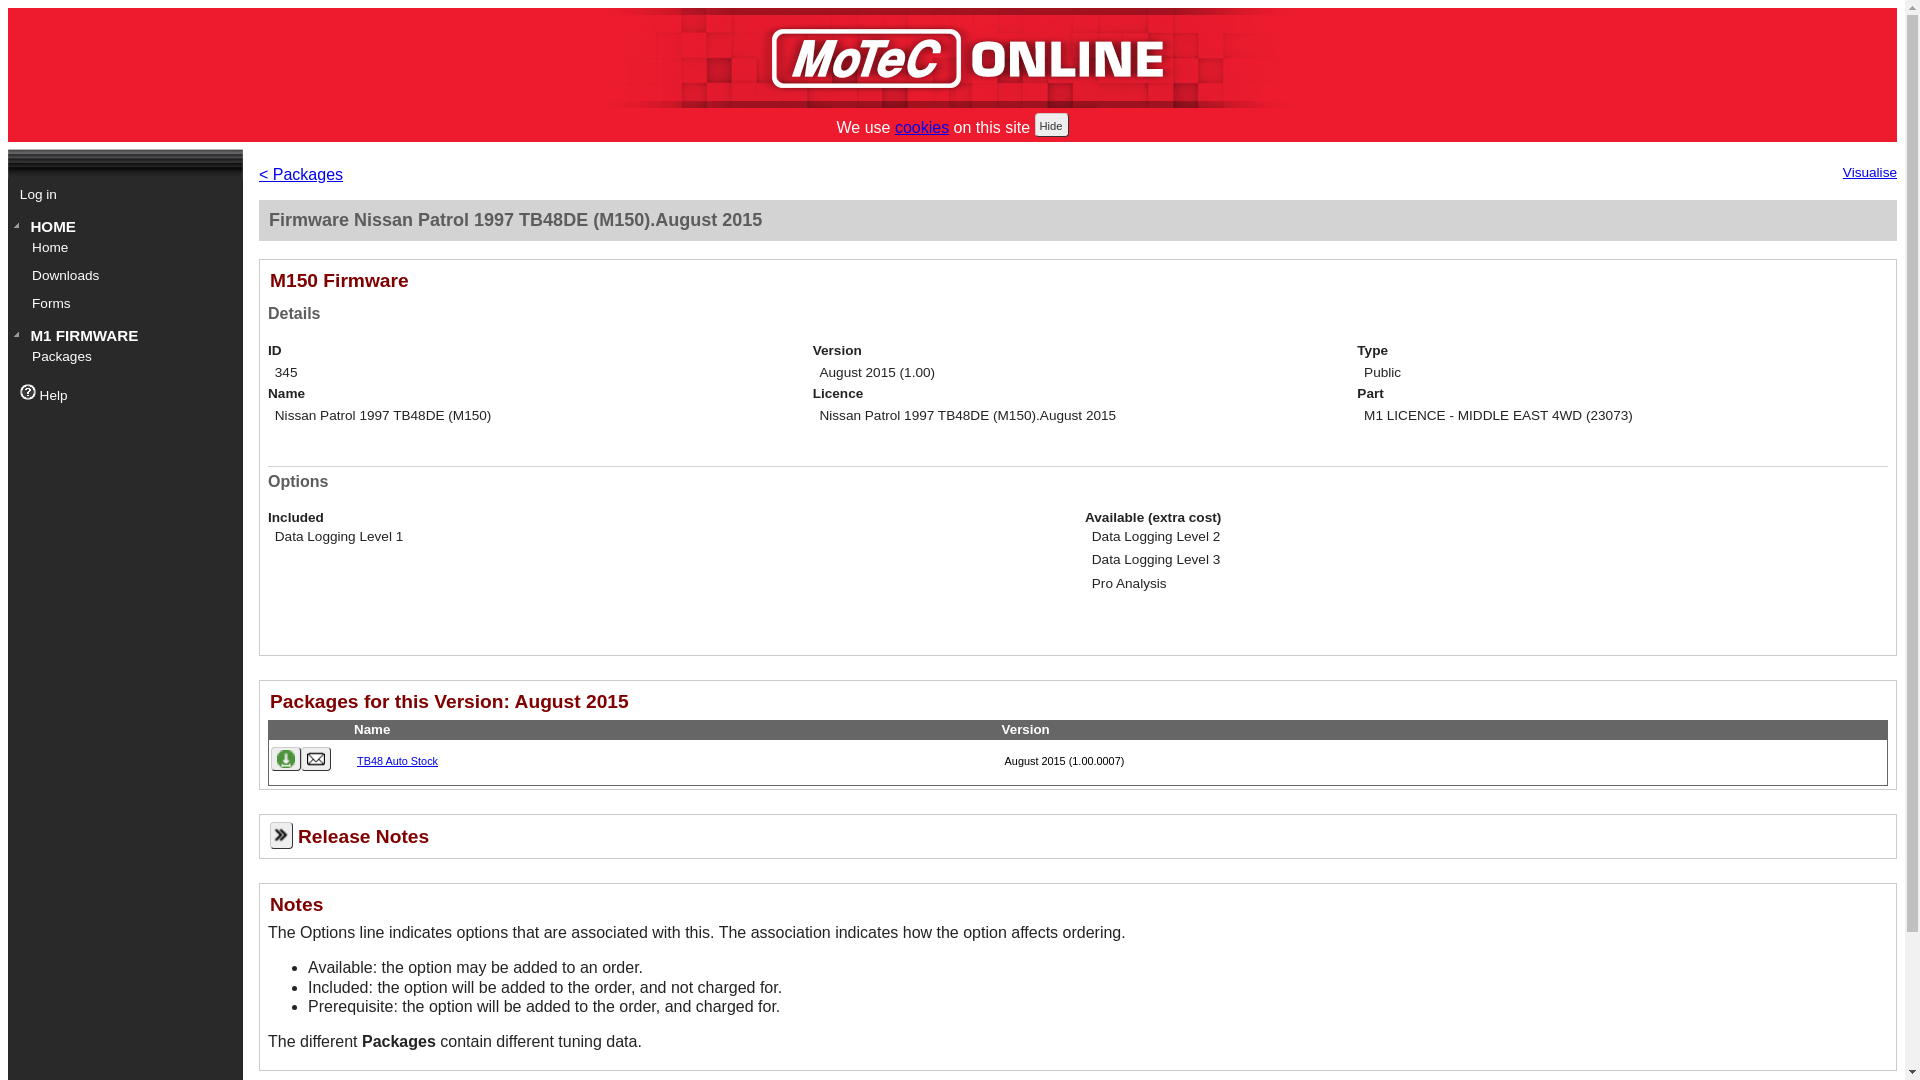 The width and height of the screenshot is (1920, 1080). What do you see at coordinates (315, 759) in the screenshot?
I see `'Email package'` at bounding box center [315, 759].